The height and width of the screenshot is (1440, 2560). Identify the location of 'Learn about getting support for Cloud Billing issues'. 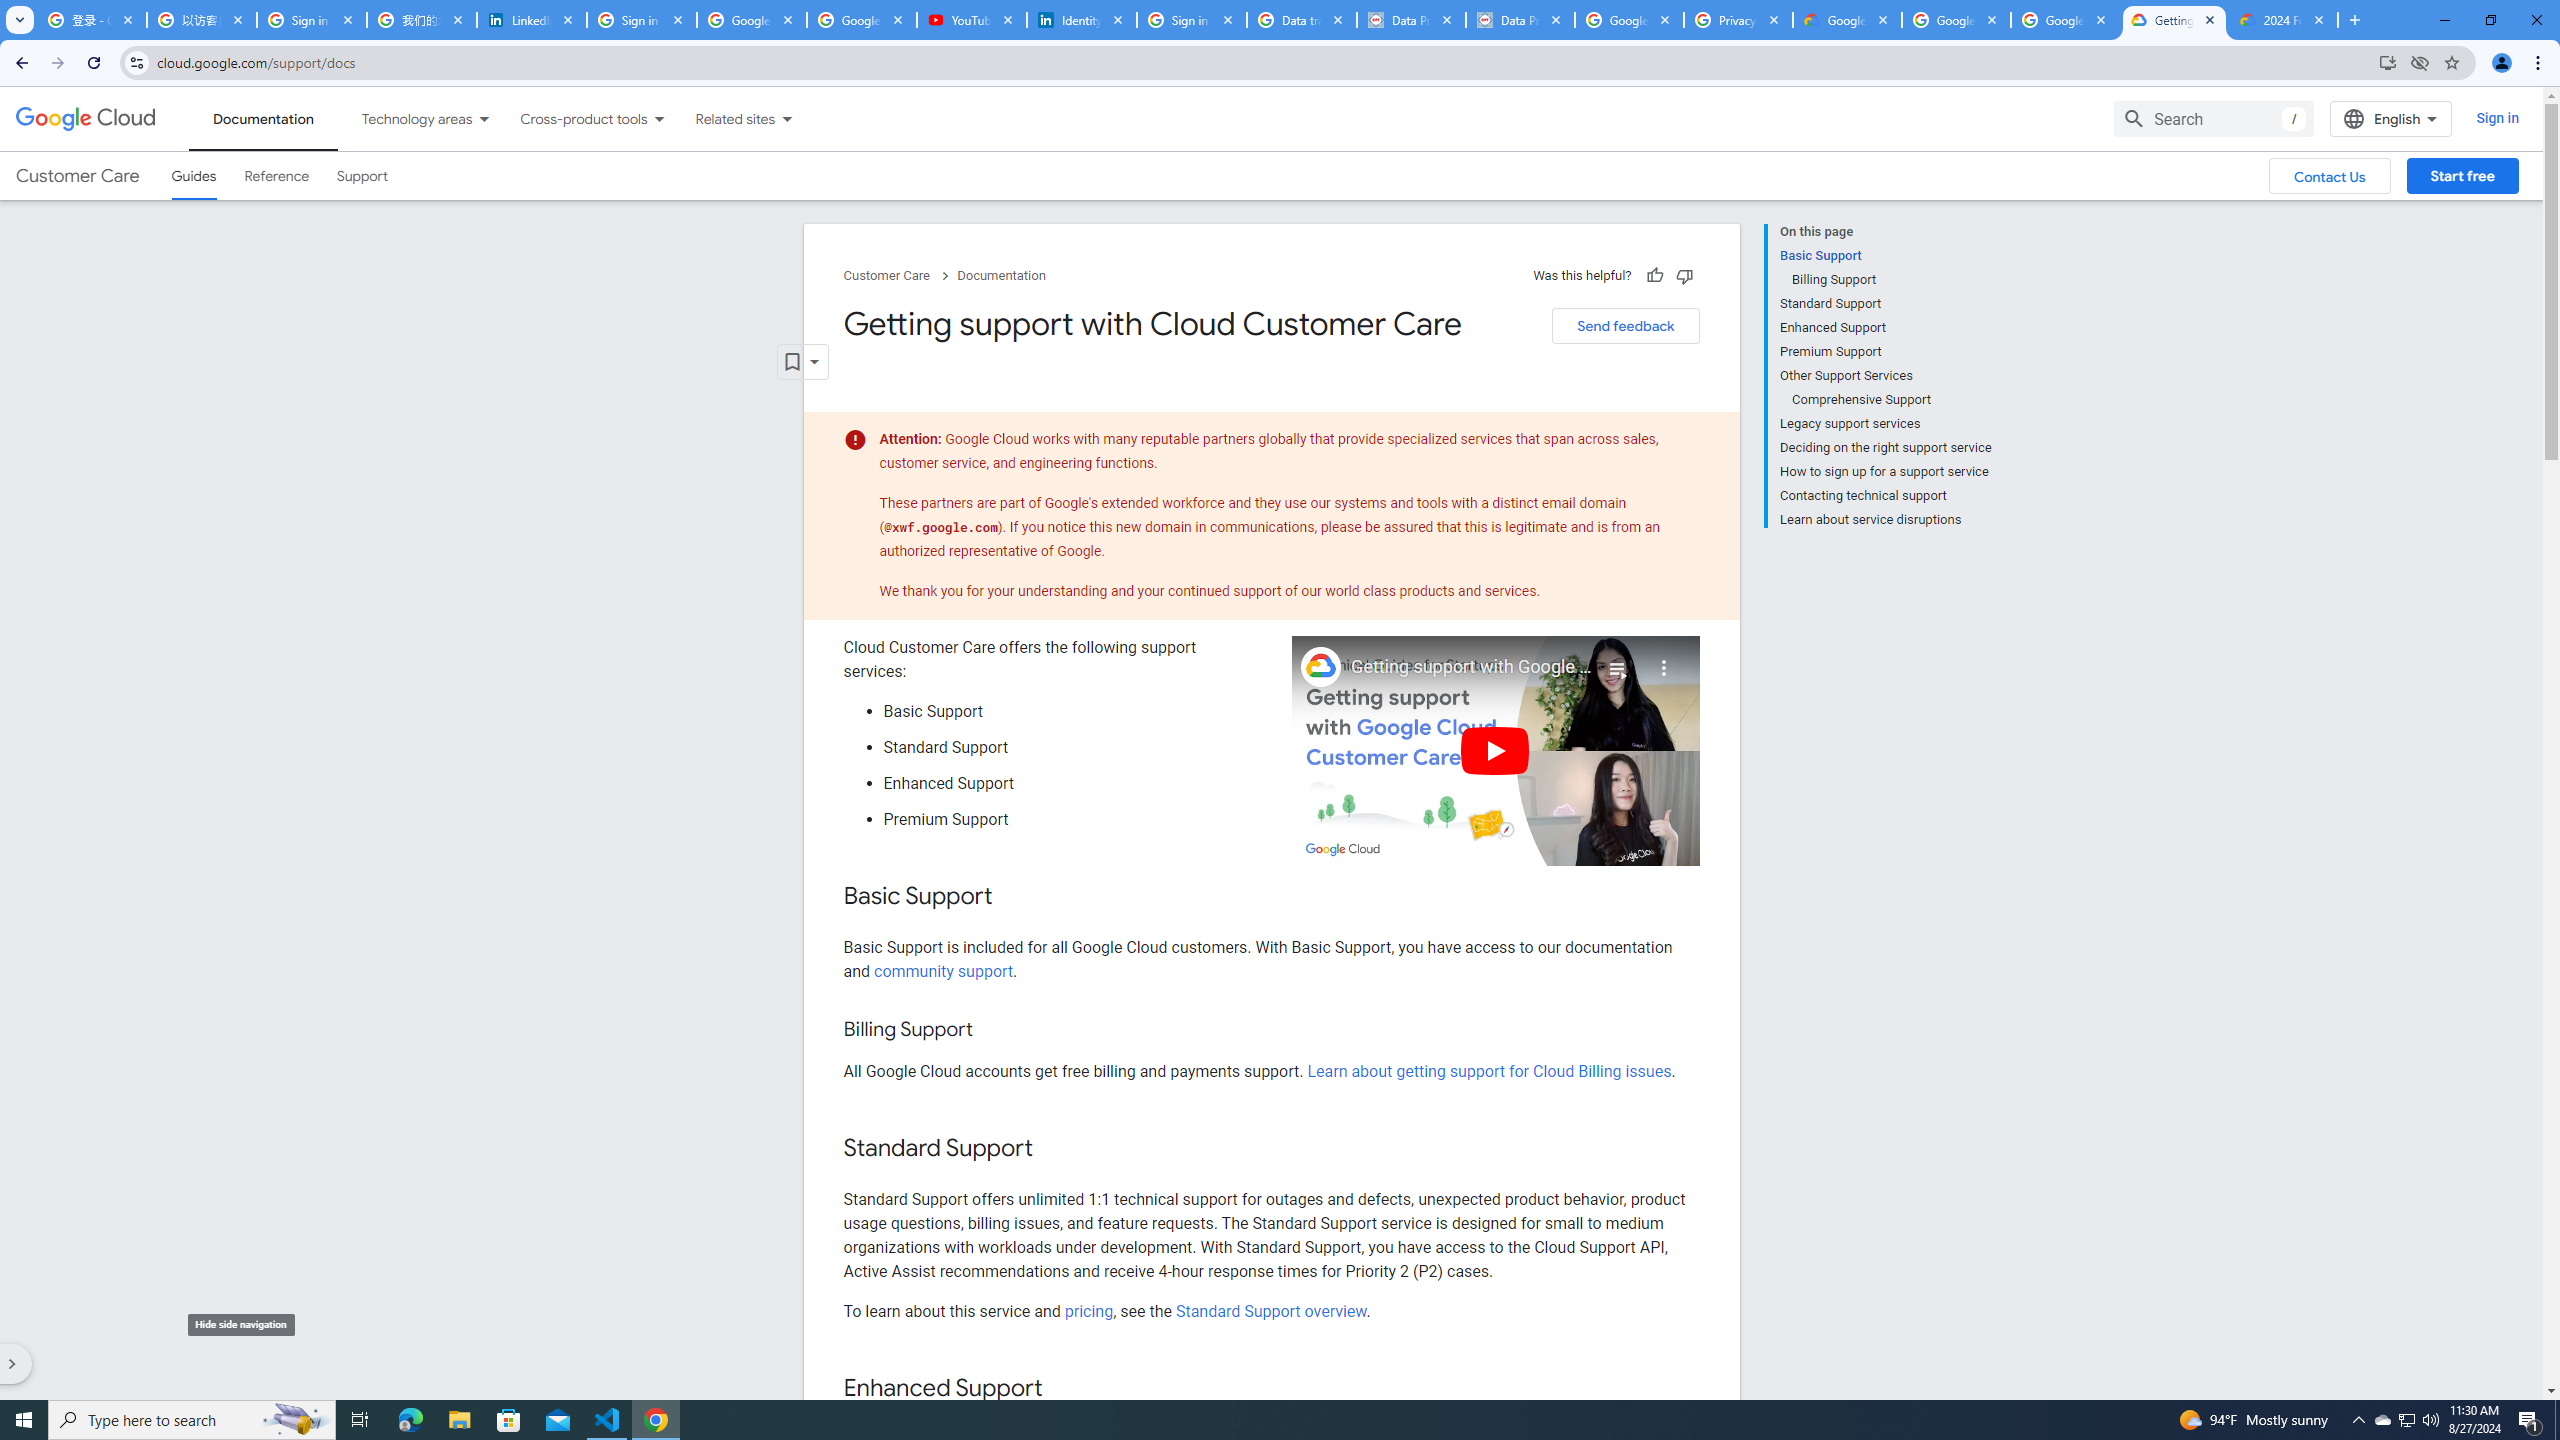
(1488, 1072).